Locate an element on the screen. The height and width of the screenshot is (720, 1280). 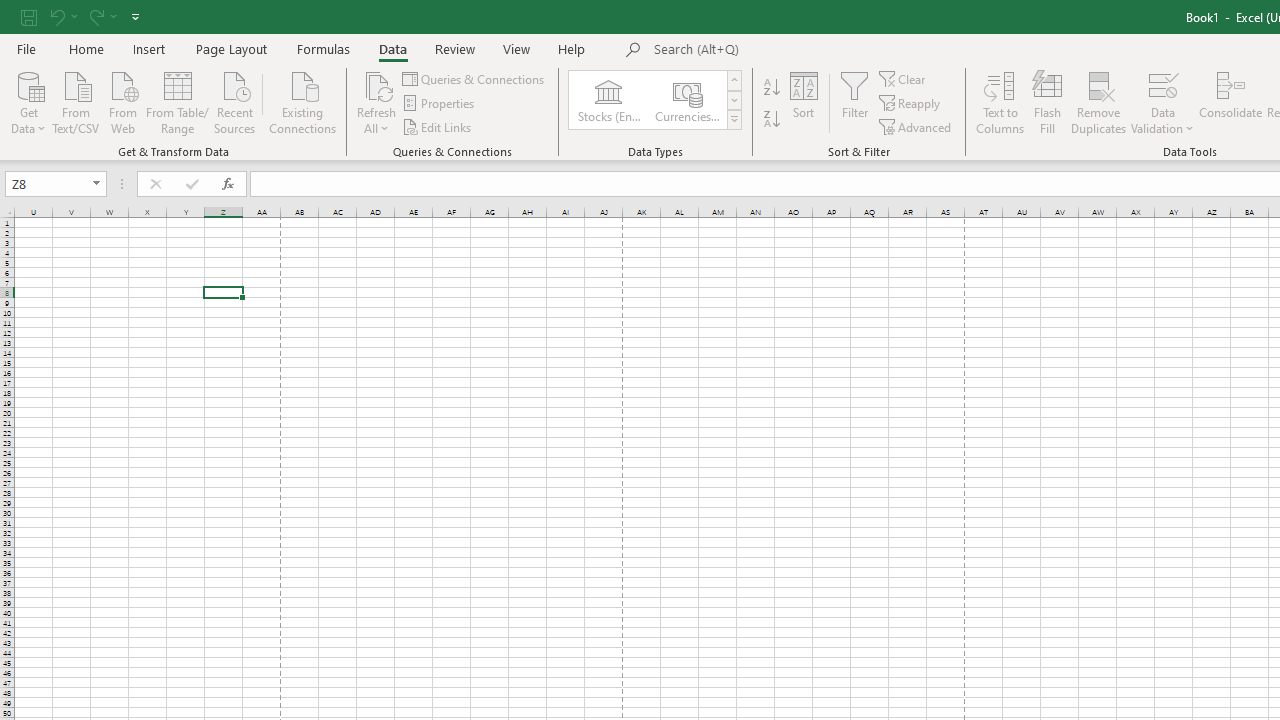
'Text to Columns...' is located at coordinates (1000, 103).